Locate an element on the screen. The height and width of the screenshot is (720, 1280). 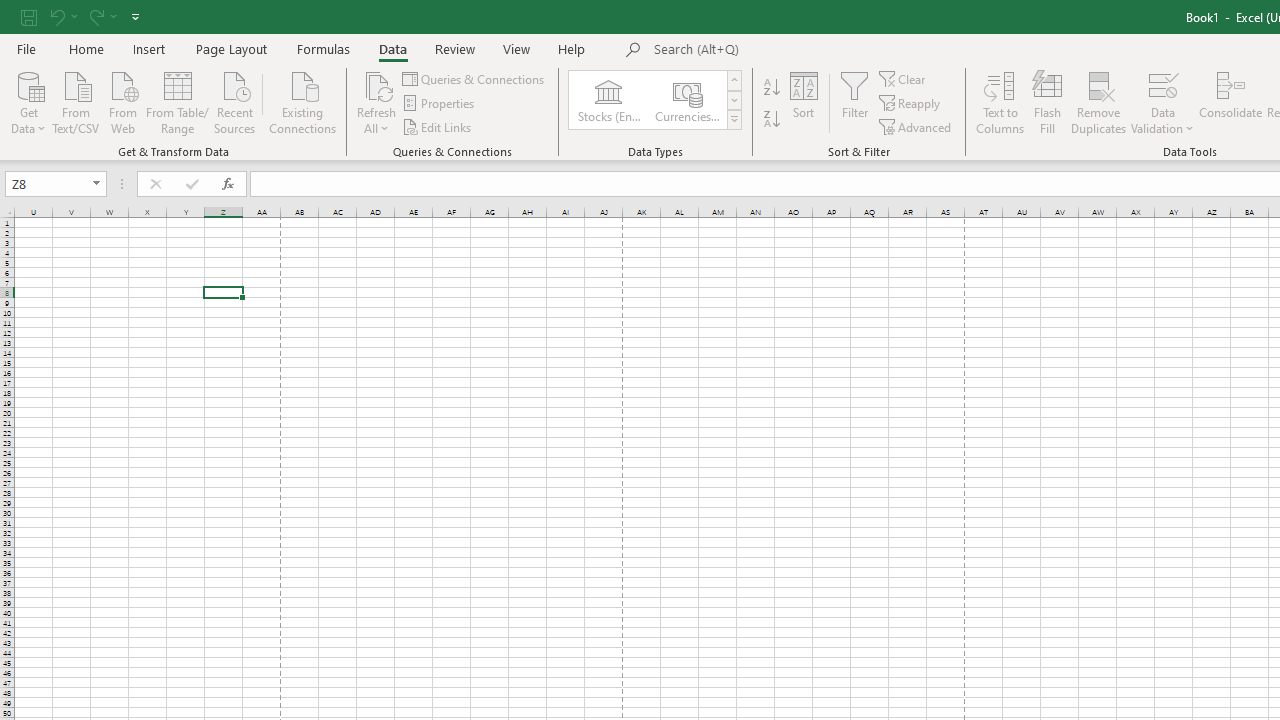
'Text to Columns...' is located at coordinates (1000, 103).